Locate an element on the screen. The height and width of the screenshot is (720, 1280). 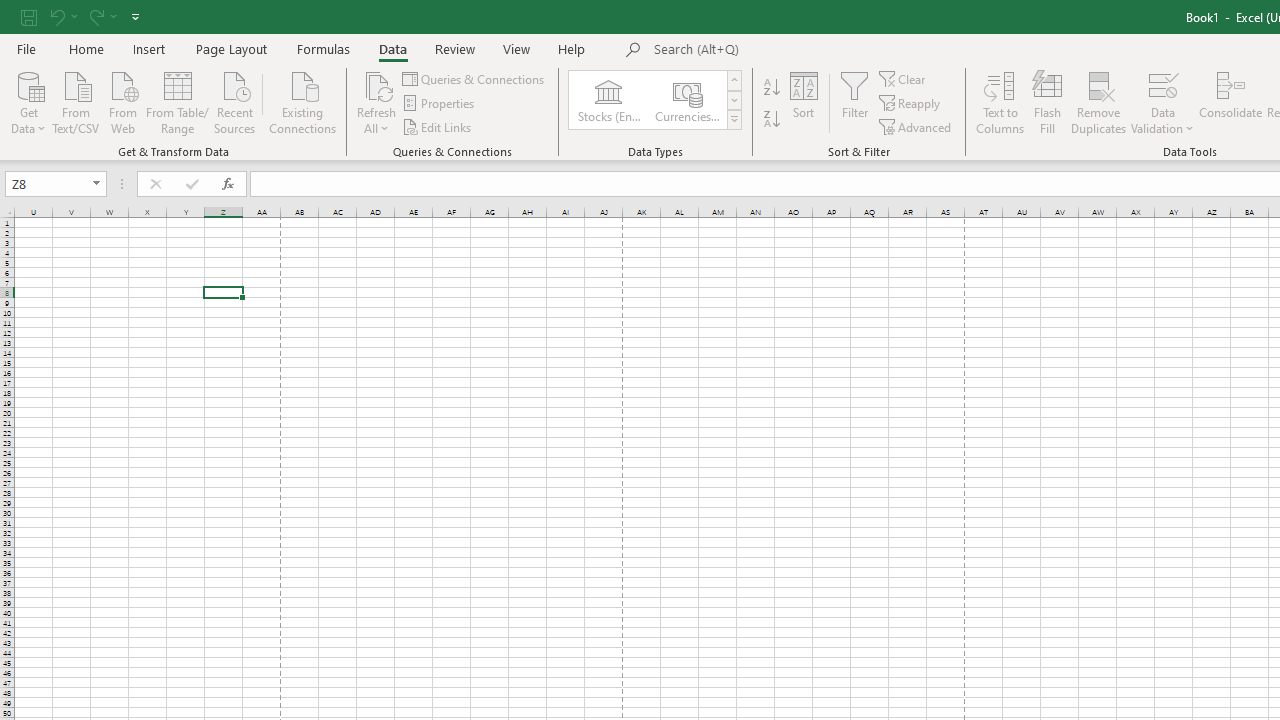
'Text to Columns...' is located at coordinates (1000, 103).